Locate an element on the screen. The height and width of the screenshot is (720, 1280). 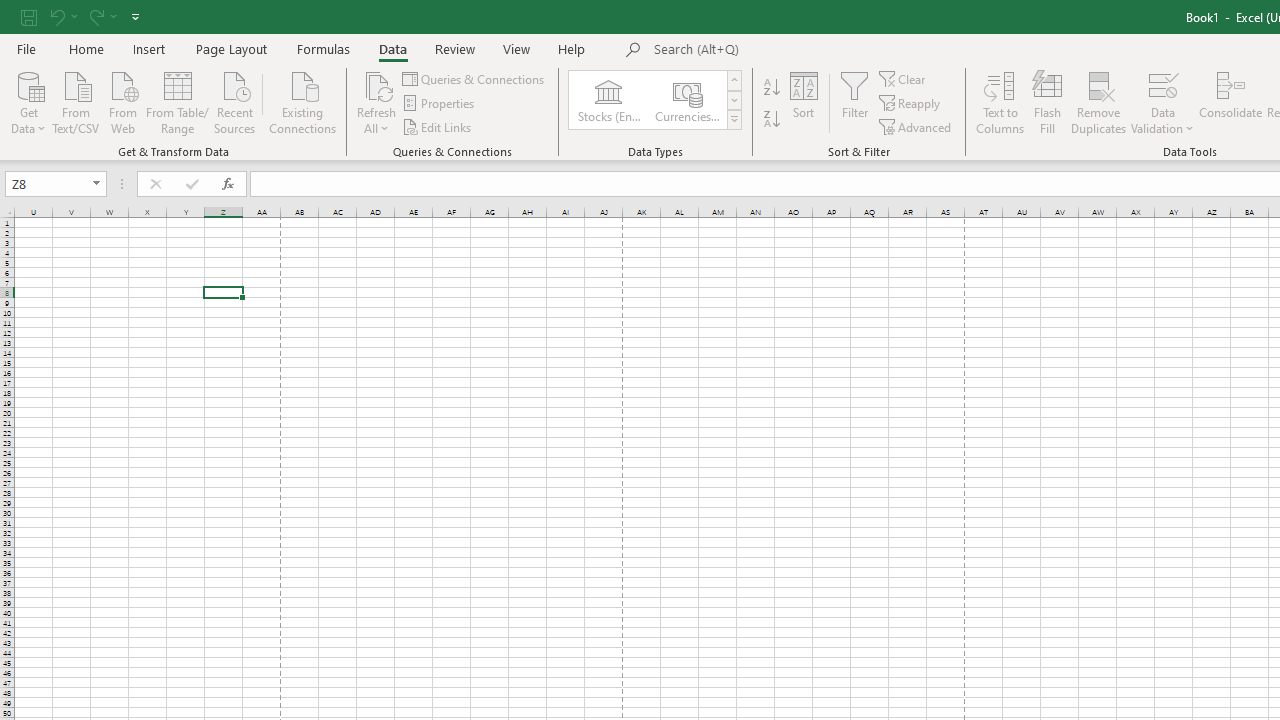
'Text to Columns...' is located at coordinates (1000, 103).